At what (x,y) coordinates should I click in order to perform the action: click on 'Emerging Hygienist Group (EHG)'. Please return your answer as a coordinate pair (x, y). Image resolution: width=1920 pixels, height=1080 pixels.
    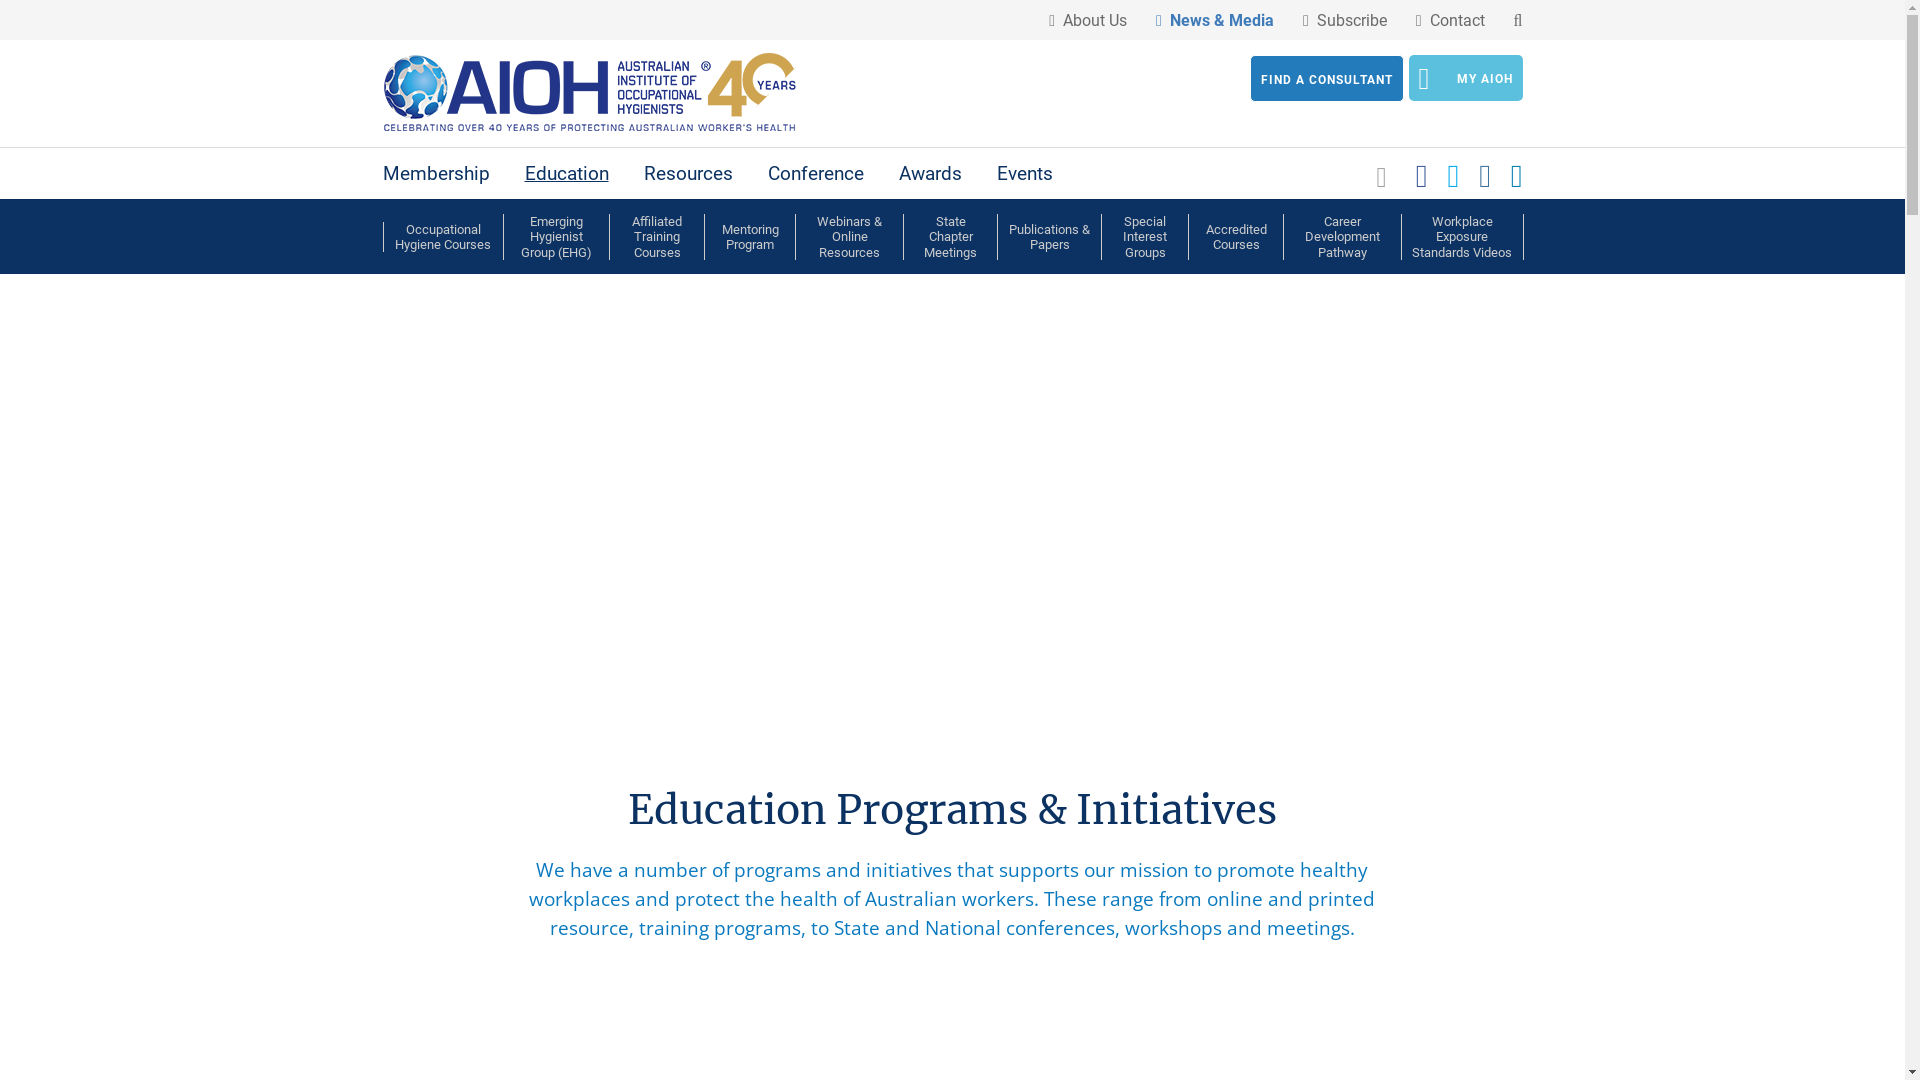
    Looking at the image, I should click on (556, 235).